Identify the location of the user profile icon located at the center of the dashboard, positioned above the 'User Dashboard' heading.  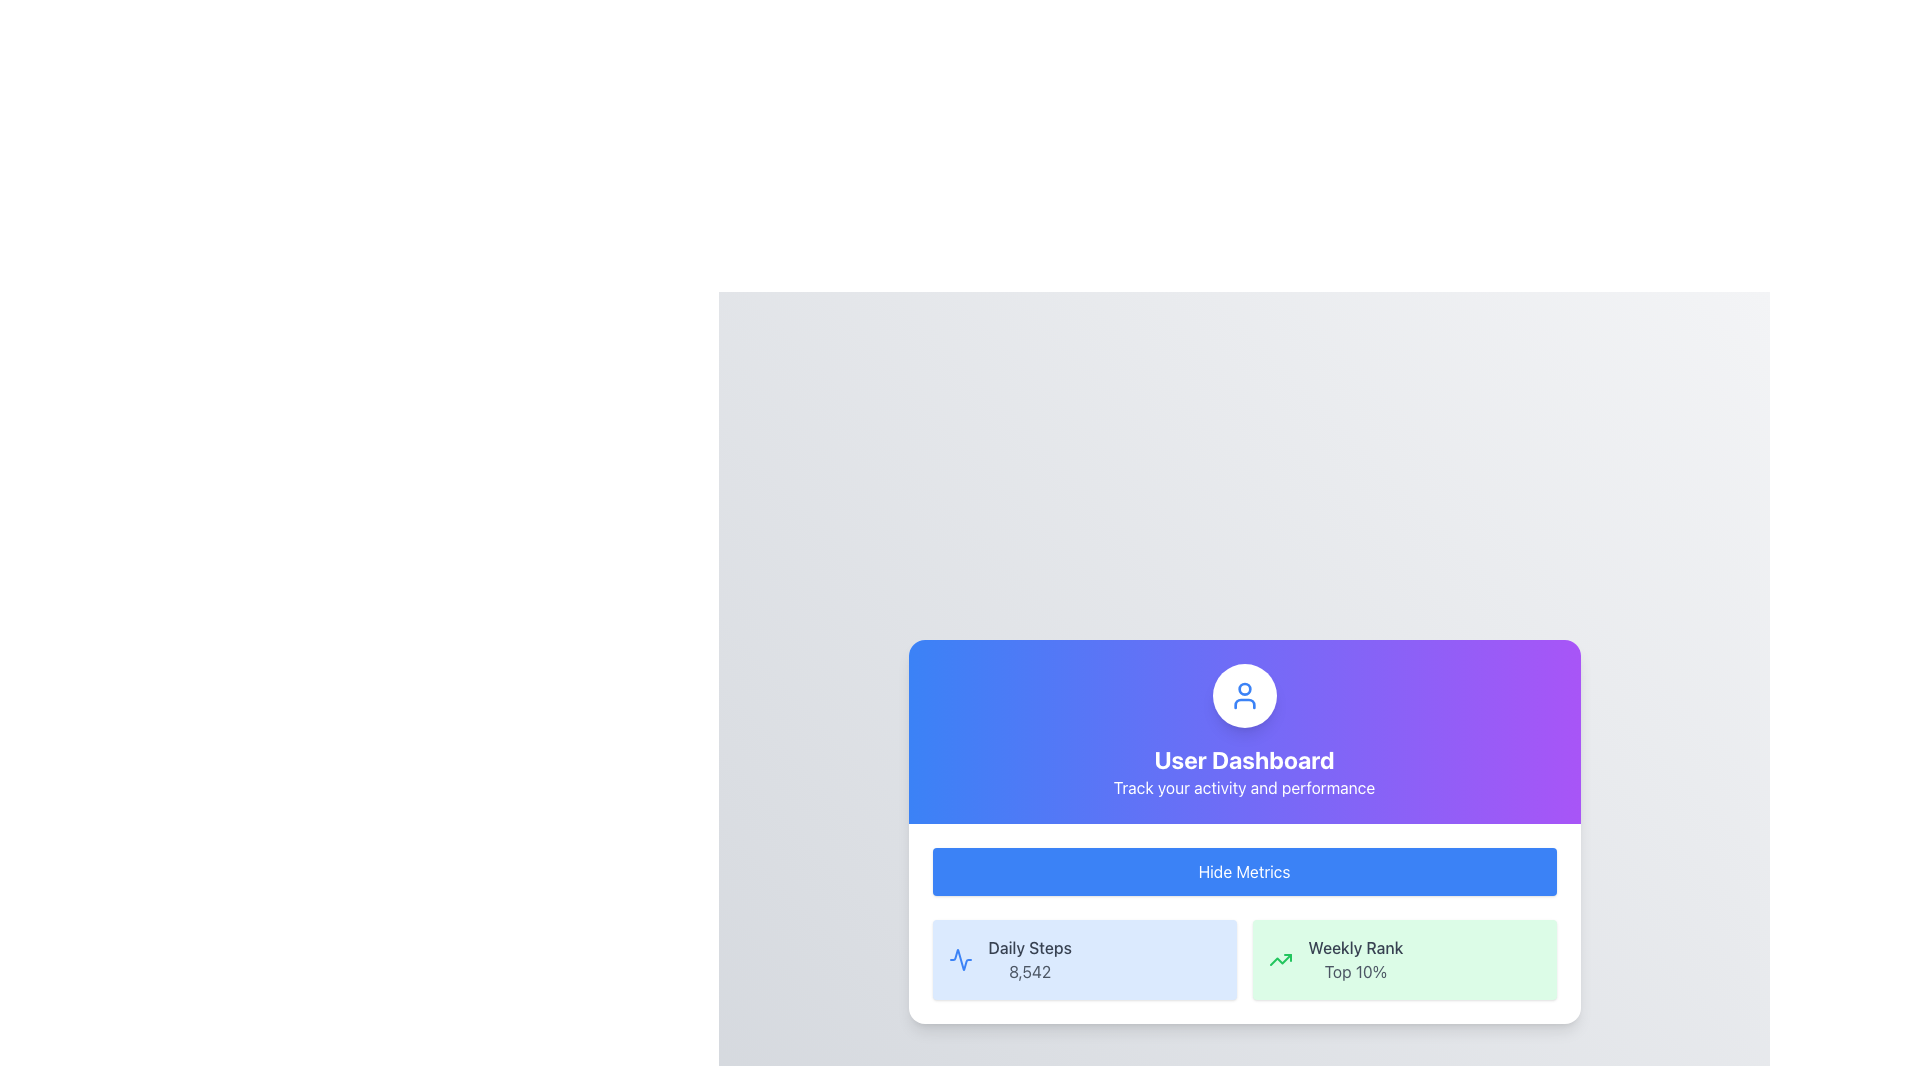
(1243, 694).